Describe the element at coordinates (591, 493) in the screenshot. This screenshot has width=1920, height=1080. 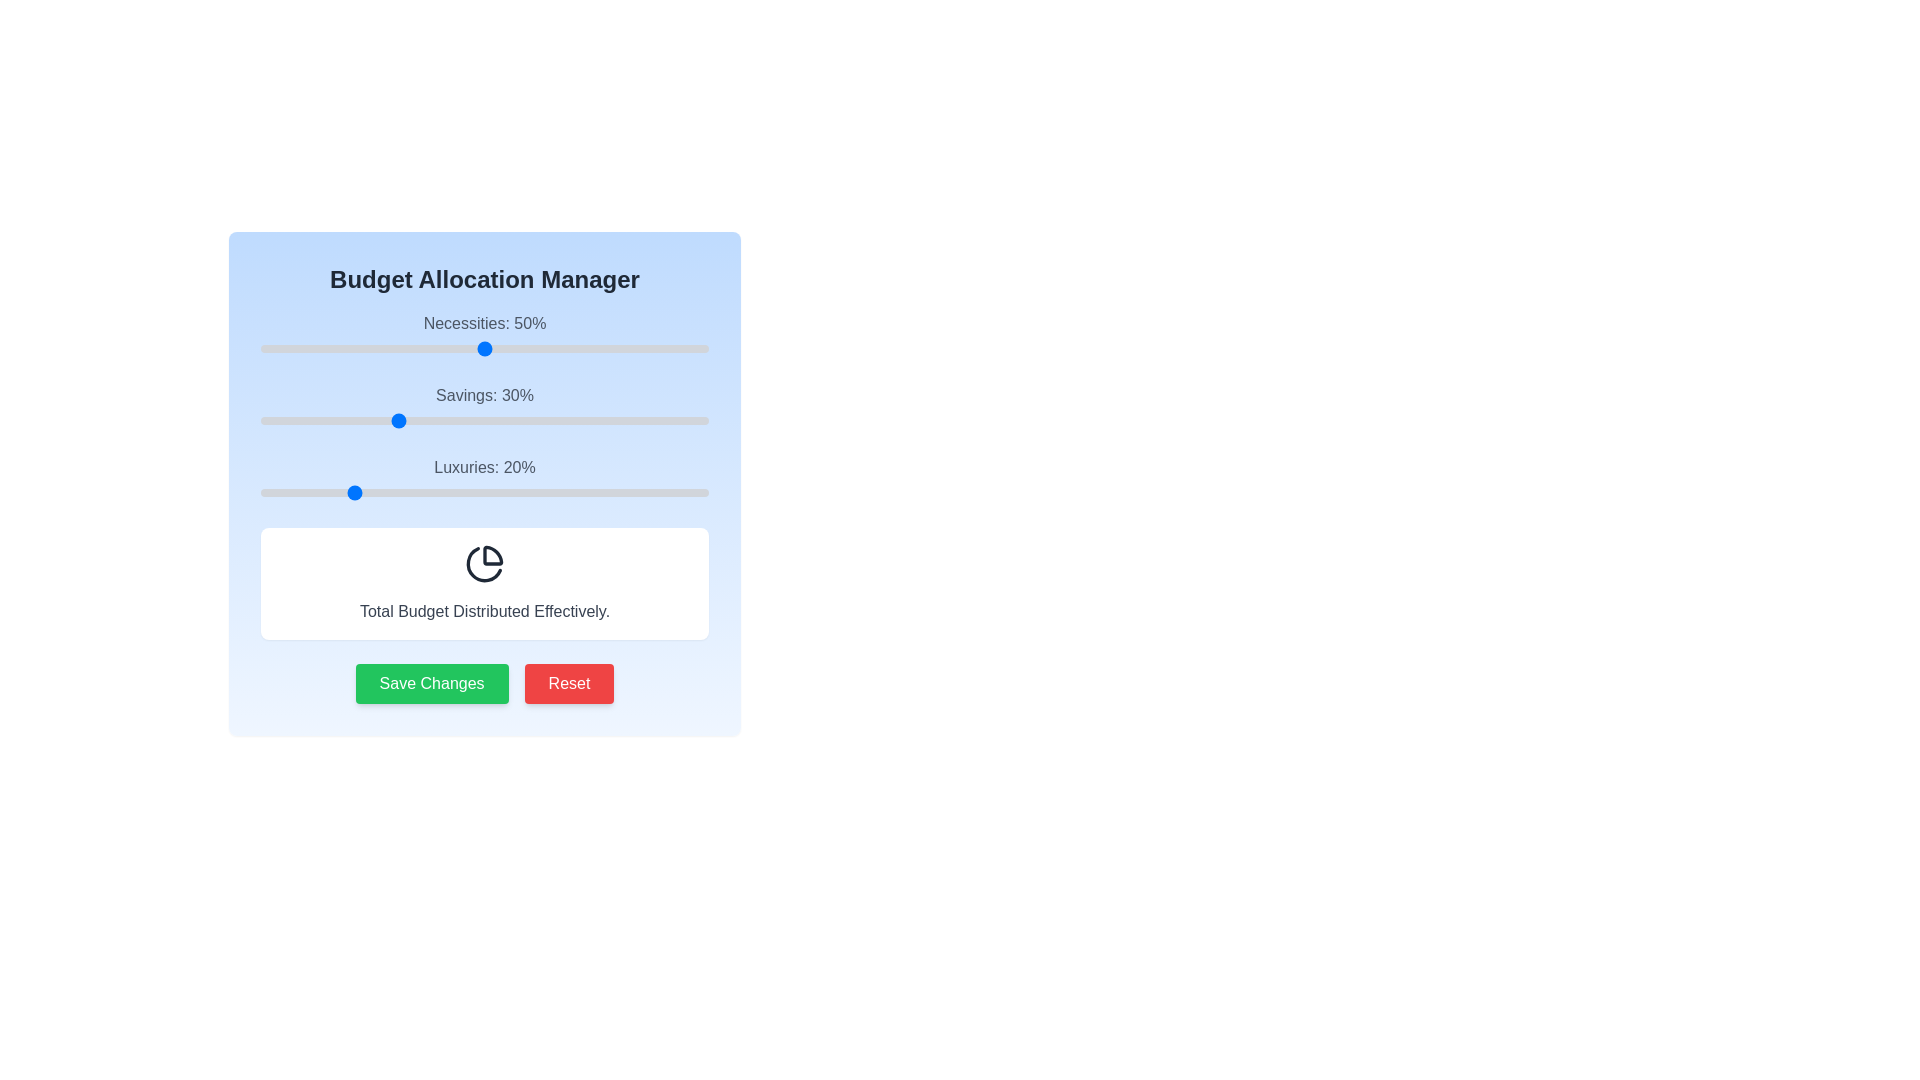
I see `luxuries percentage` at that location.